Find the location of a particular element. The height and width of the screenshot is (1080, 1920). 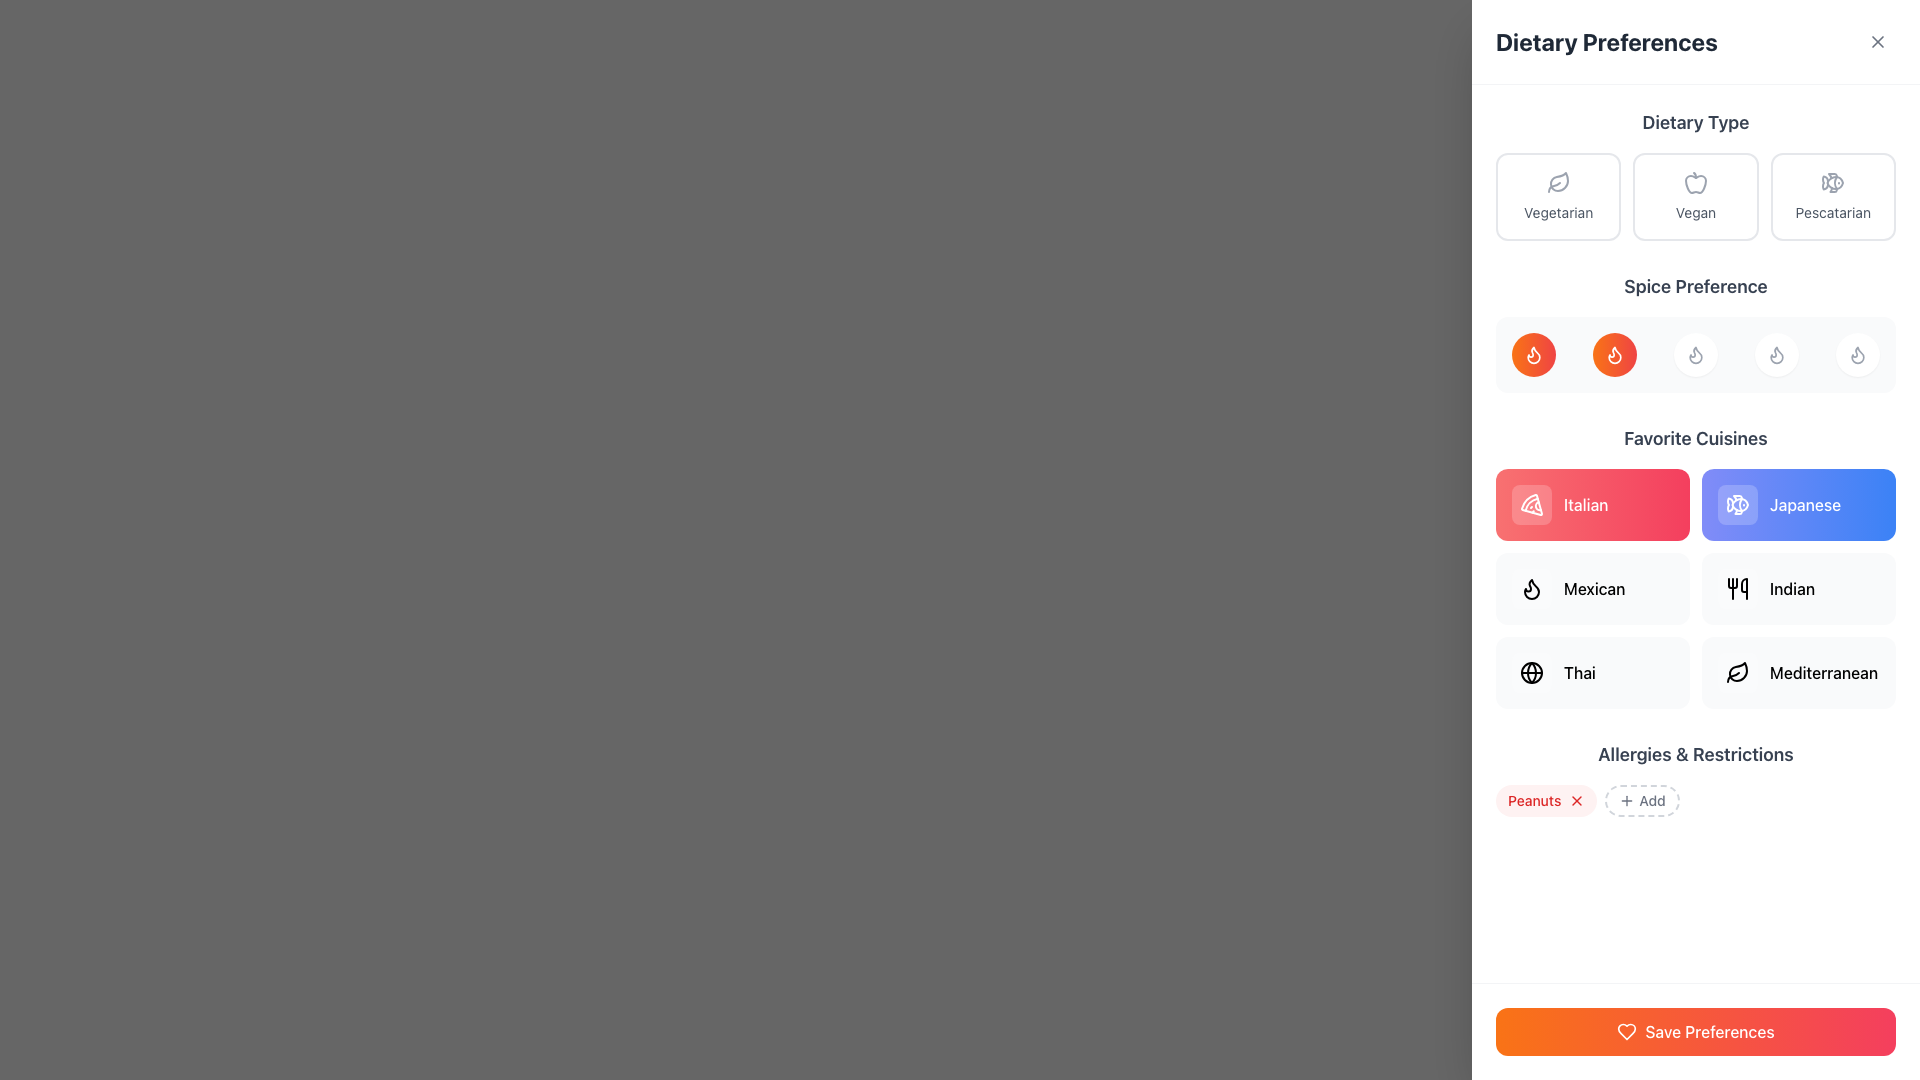

the 'Vegetarian' dietary preference option selector in the 'Dietary Preferences' dialog is located at coordinates (1557, 196).